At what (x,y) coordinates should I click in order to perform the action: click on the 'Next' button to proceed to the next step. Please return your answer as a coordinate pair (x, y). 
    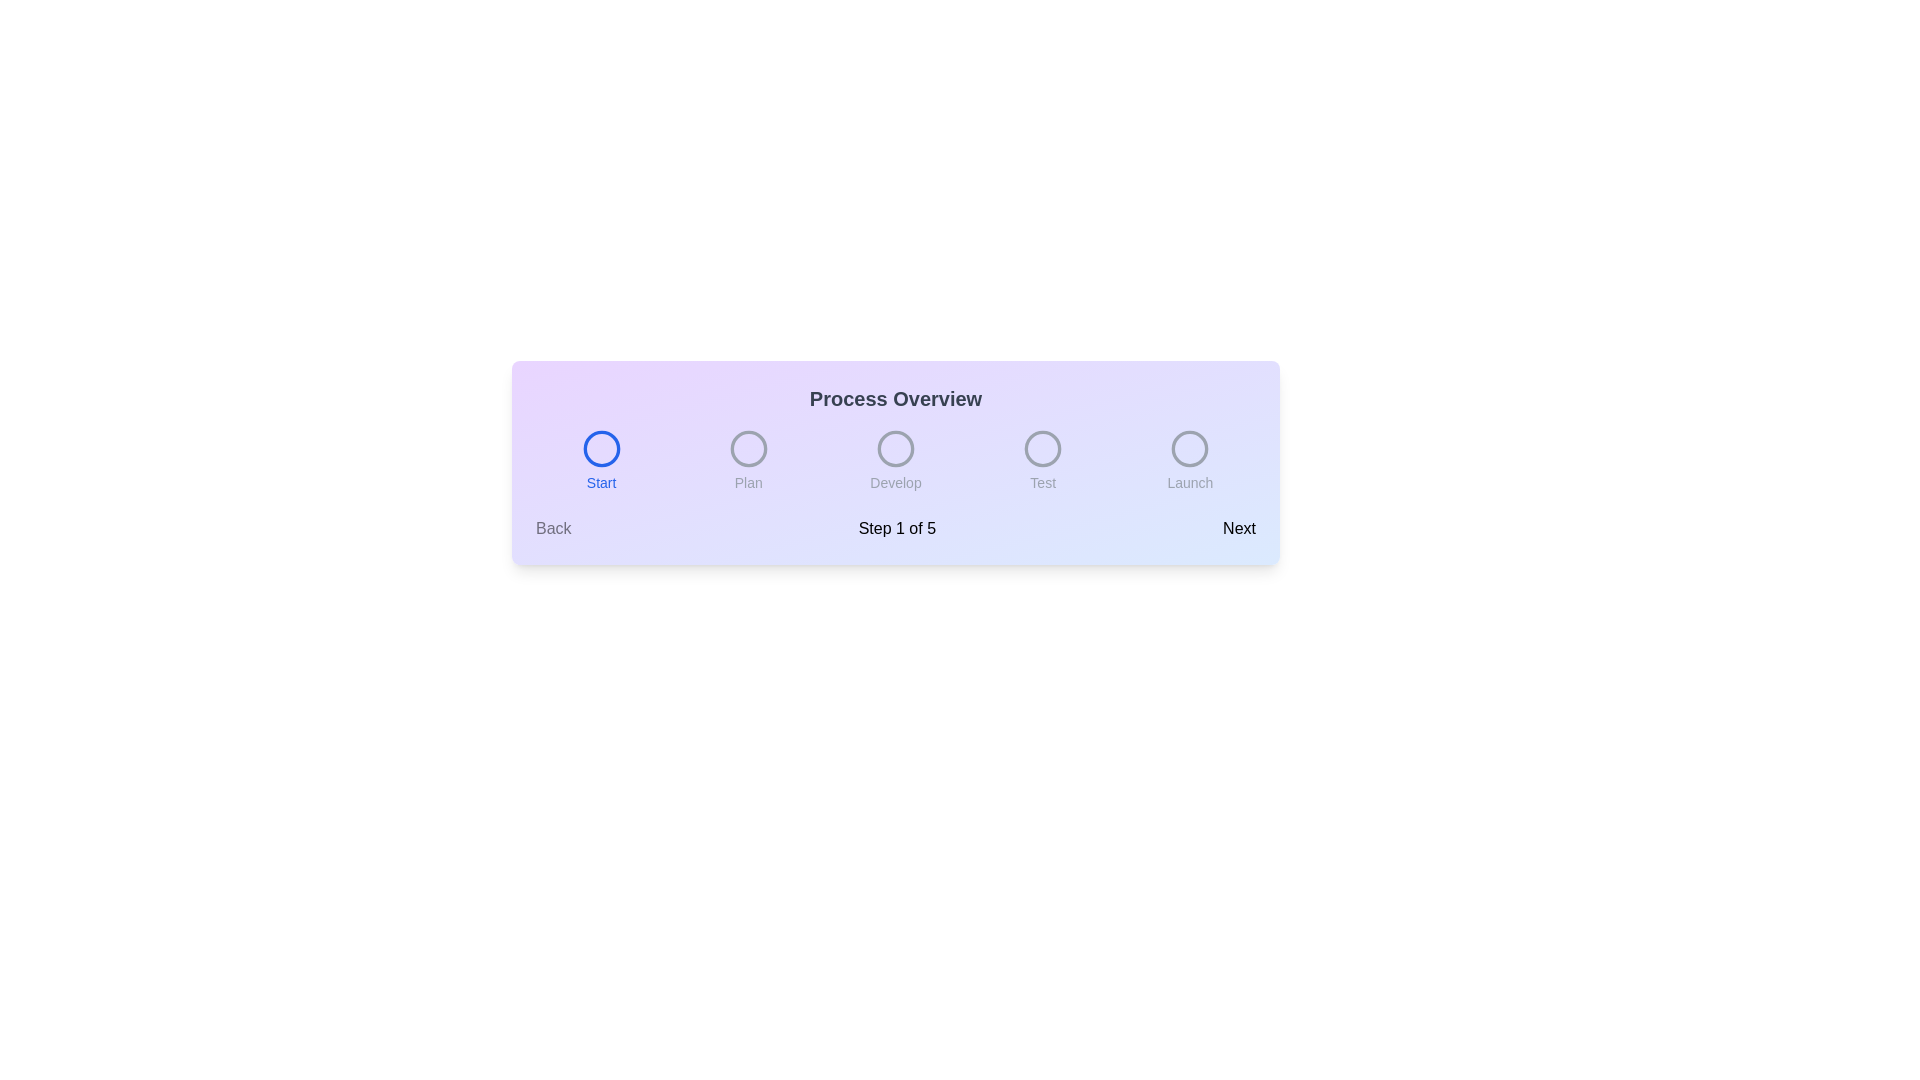
    Looking at the image, I should click on (1238, 527).